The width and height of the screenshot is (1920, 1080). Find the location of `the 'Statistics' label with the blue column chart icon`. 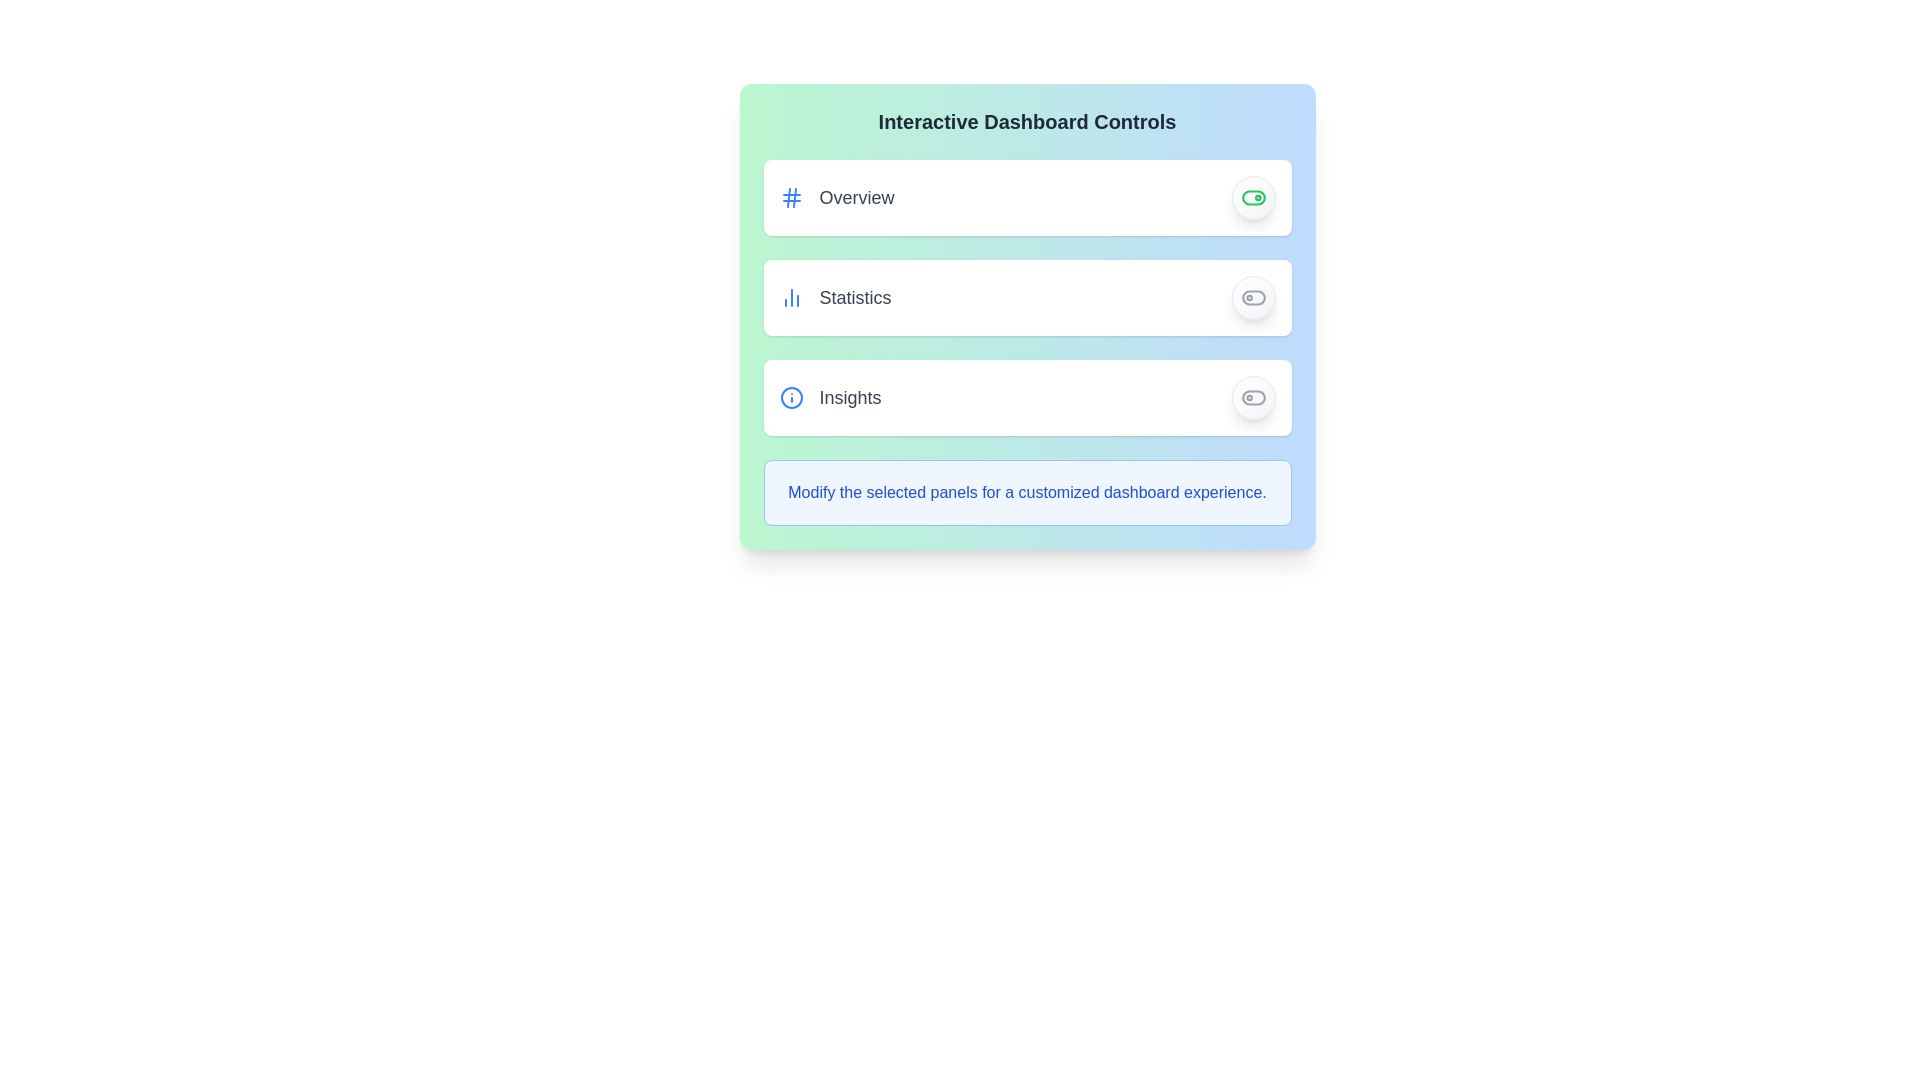

the 'Statistics' label with the blue column chart icon is located at coordinates (835, 297).